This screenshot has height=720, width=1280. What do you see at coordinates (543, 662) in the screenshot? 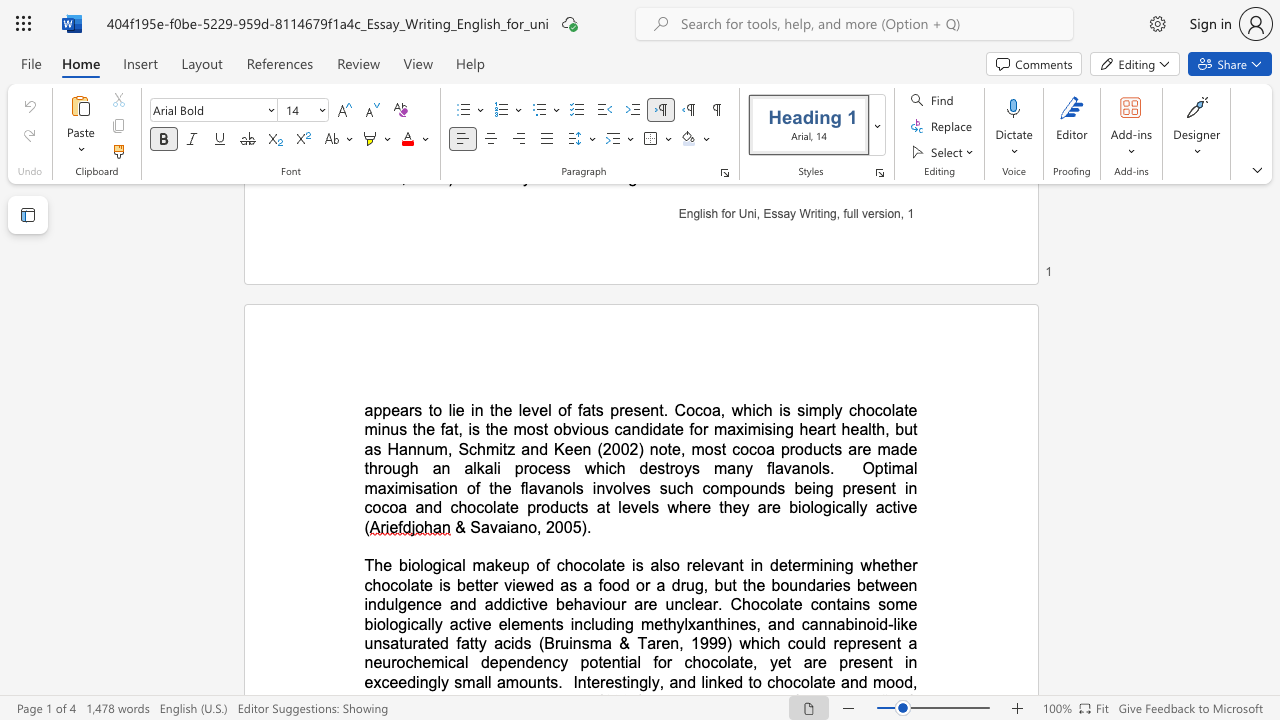
I see `the subset text "ncy potential for chocolate, yet are presen" within the text "a neurochemical dependency potential for chocolate, yet are present in exceedingly small amounts"` at bounding box center [543, 662].